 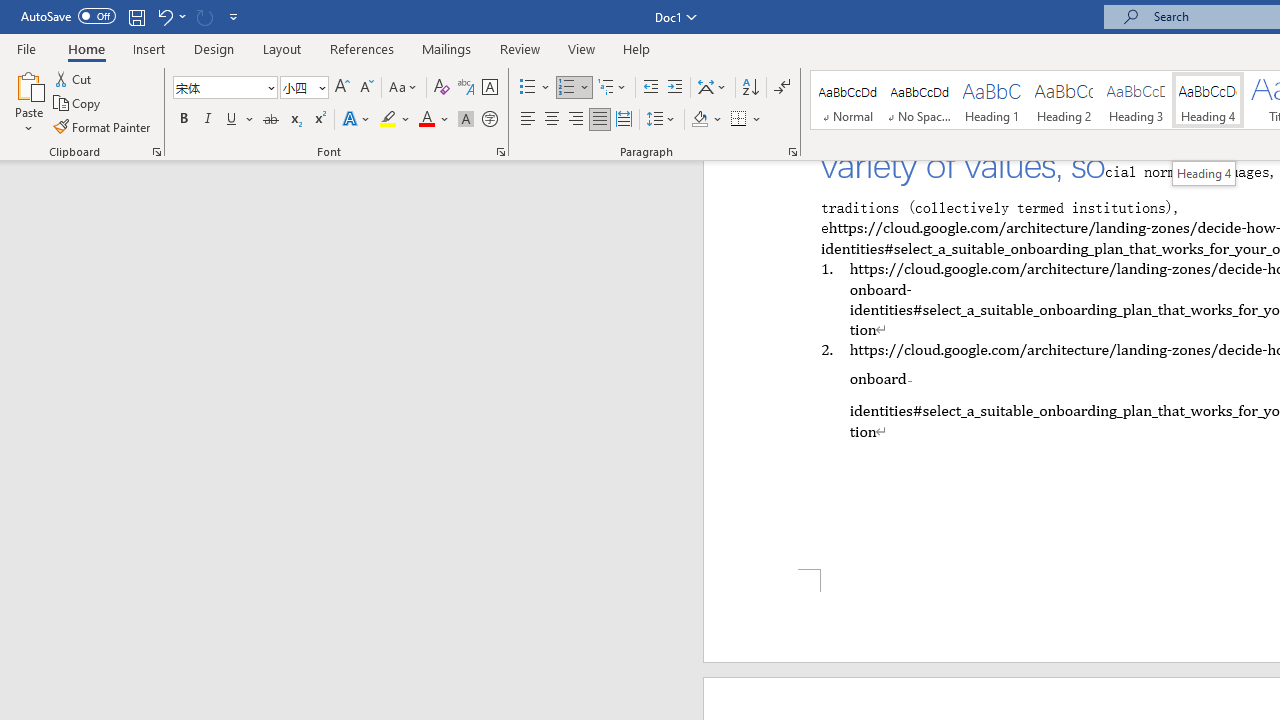 I want to click on 'Justify', so click(x=598, y=119).